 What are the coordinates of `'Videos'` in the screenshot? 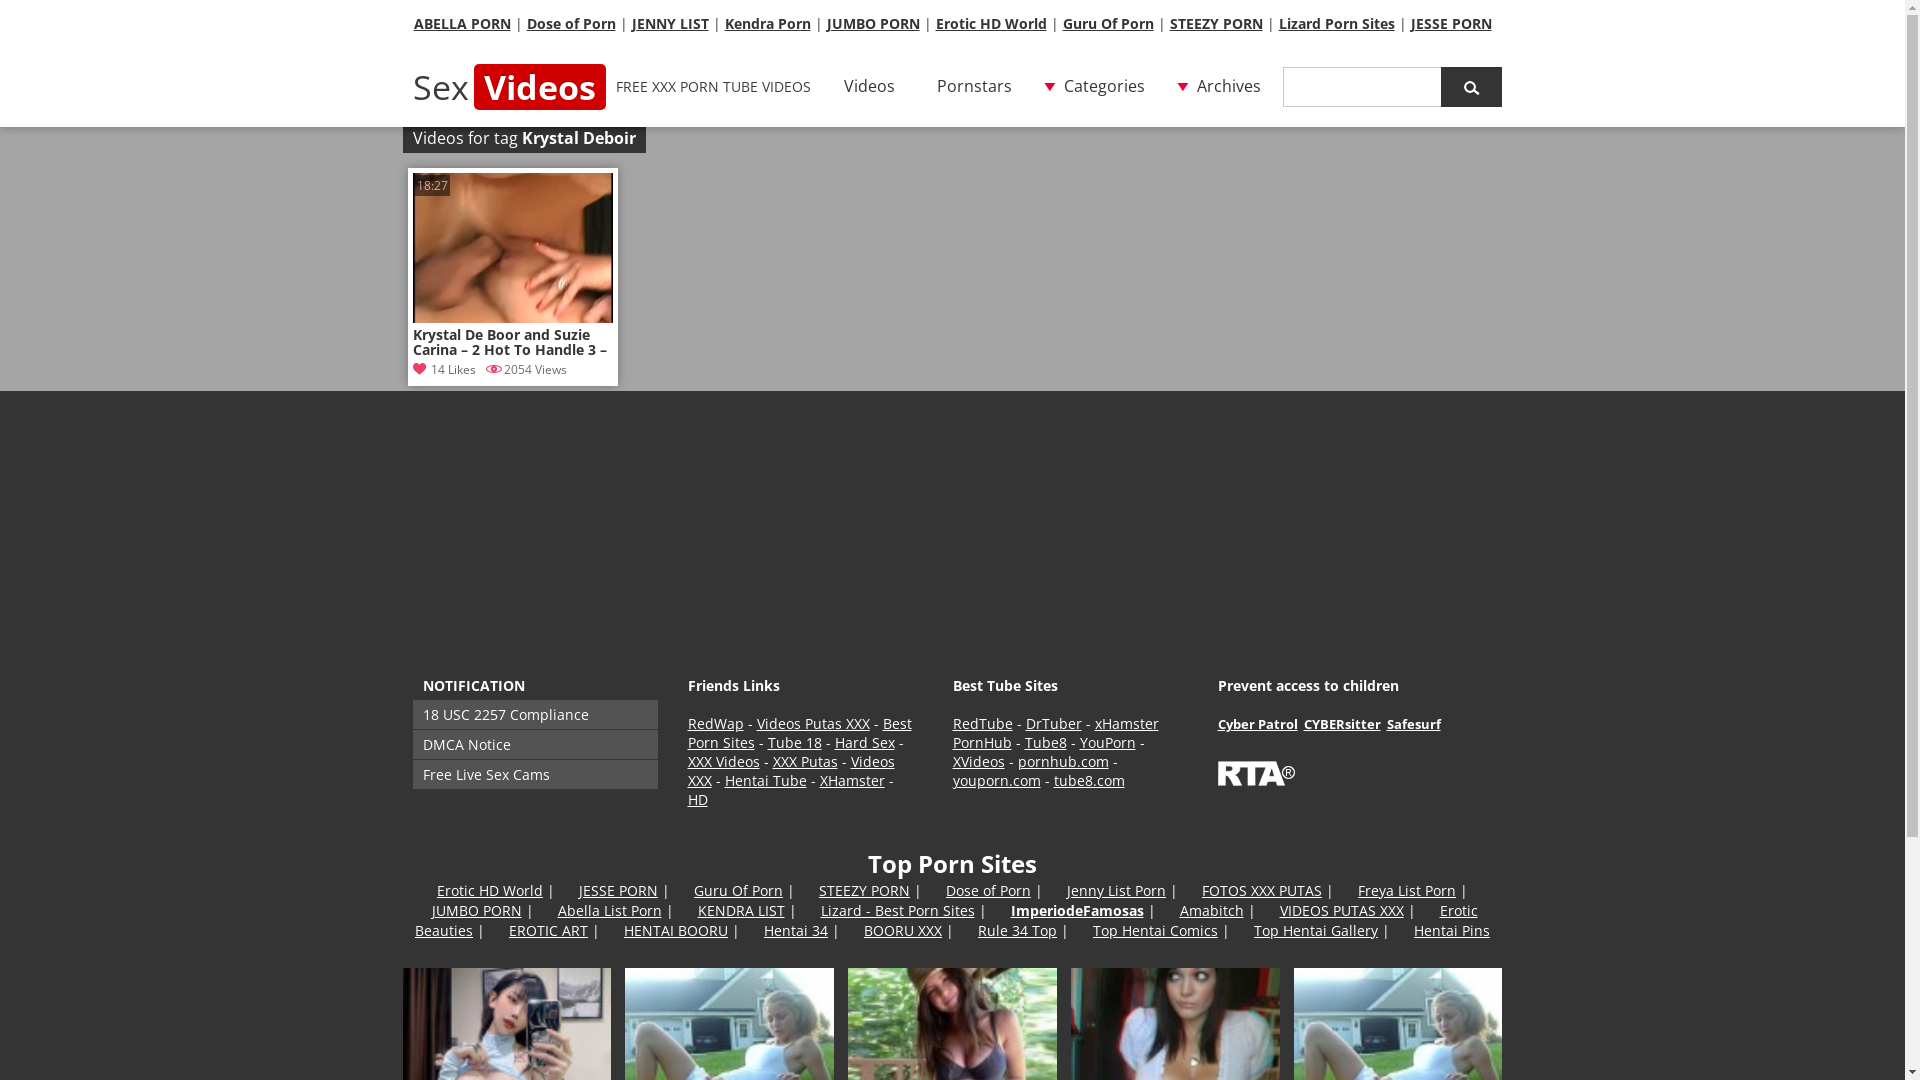 It's located at (869, 86).